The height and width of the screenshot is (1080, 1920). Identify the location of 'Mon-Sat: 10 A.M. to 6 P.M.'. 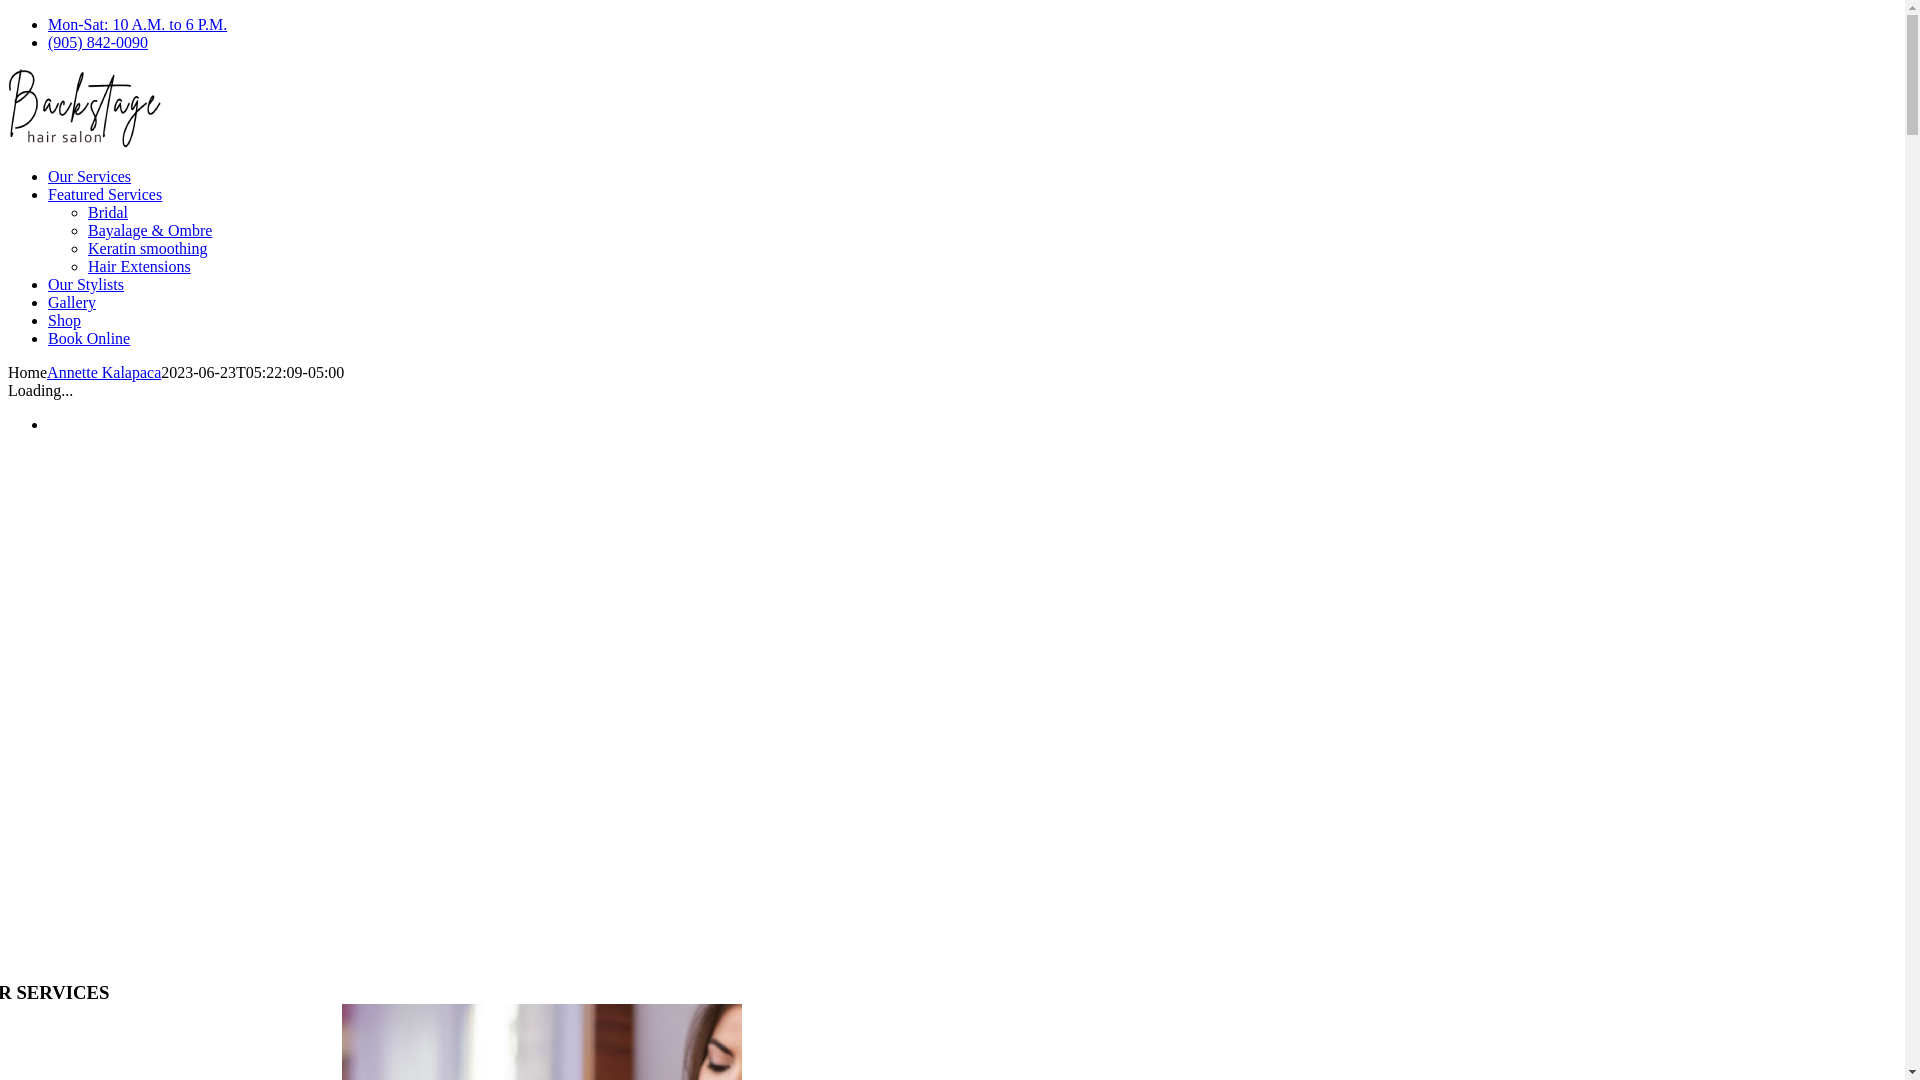
(136, 24).